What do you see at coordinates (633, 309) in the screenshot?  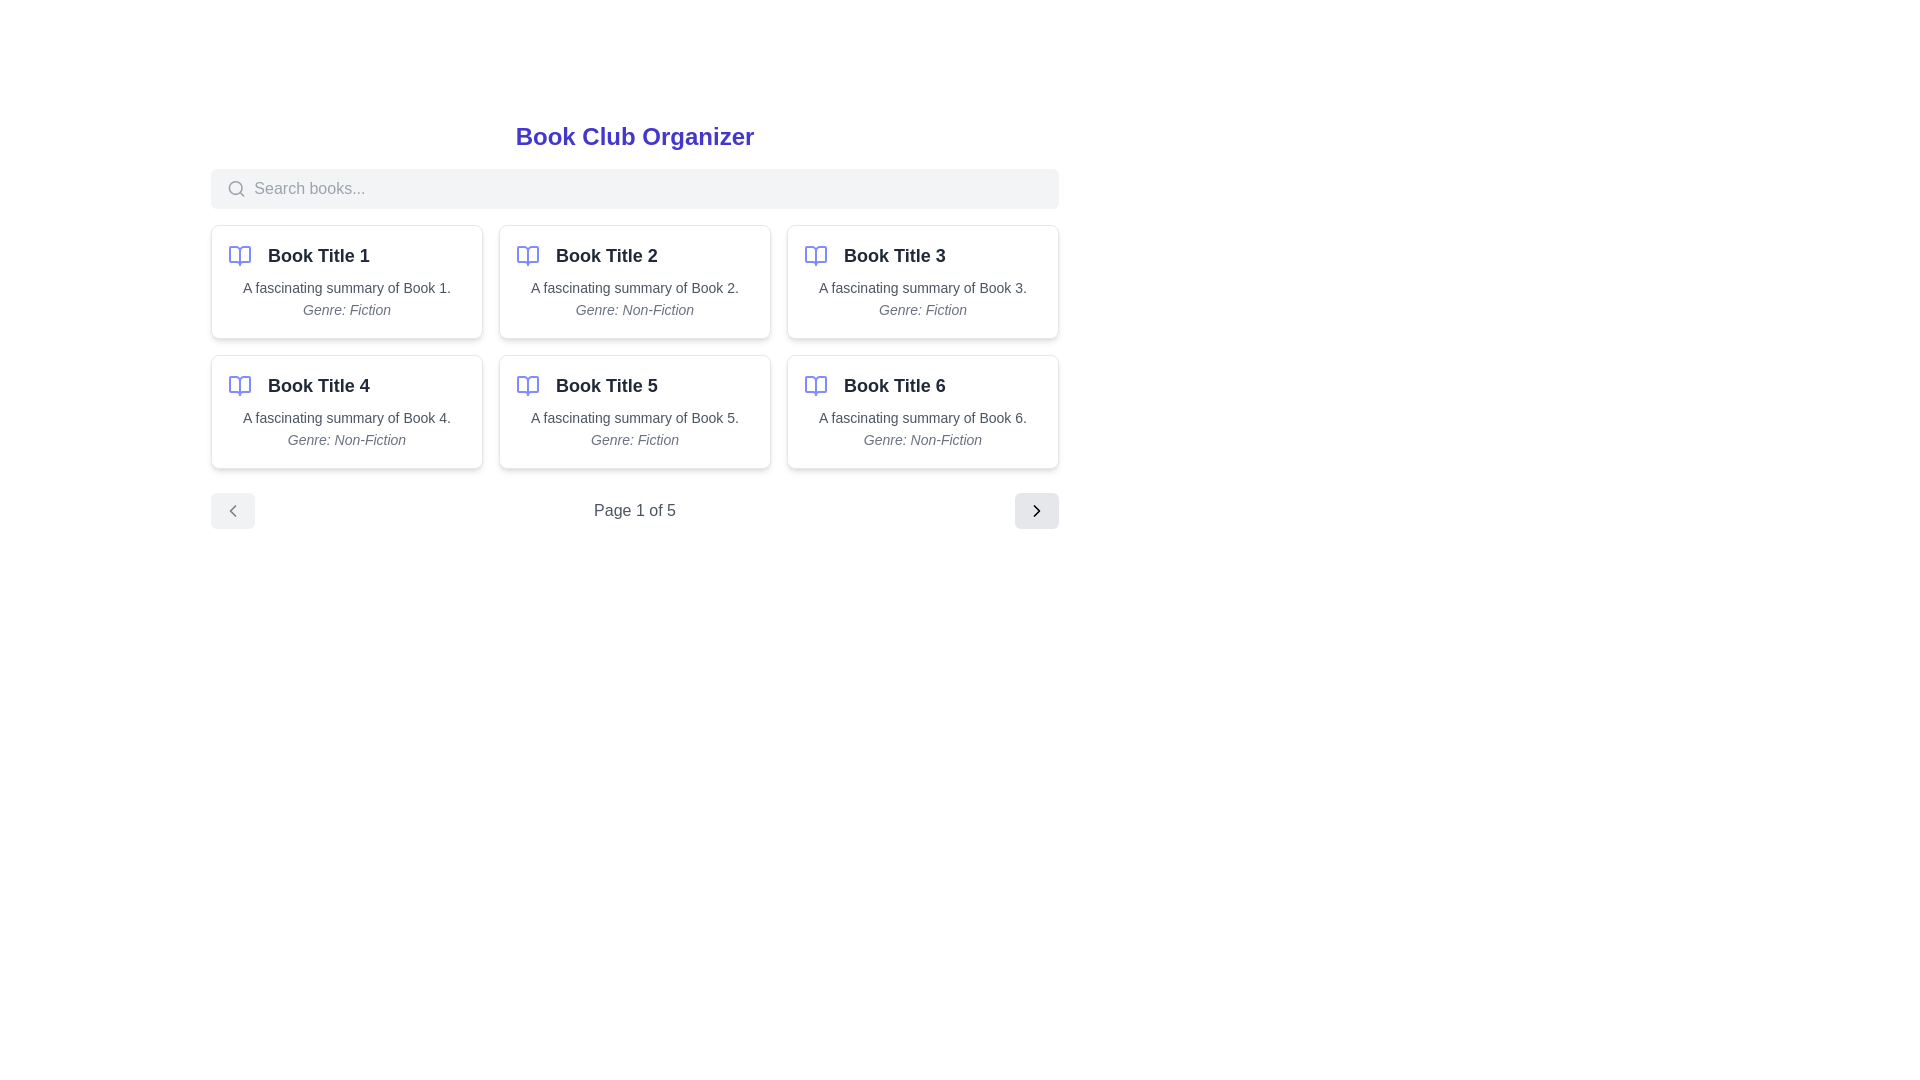 I see `the text label displaying additional information about the book genre located in the bottom section of the card for 'Book Title 2'` at bounding box center [633, 309].